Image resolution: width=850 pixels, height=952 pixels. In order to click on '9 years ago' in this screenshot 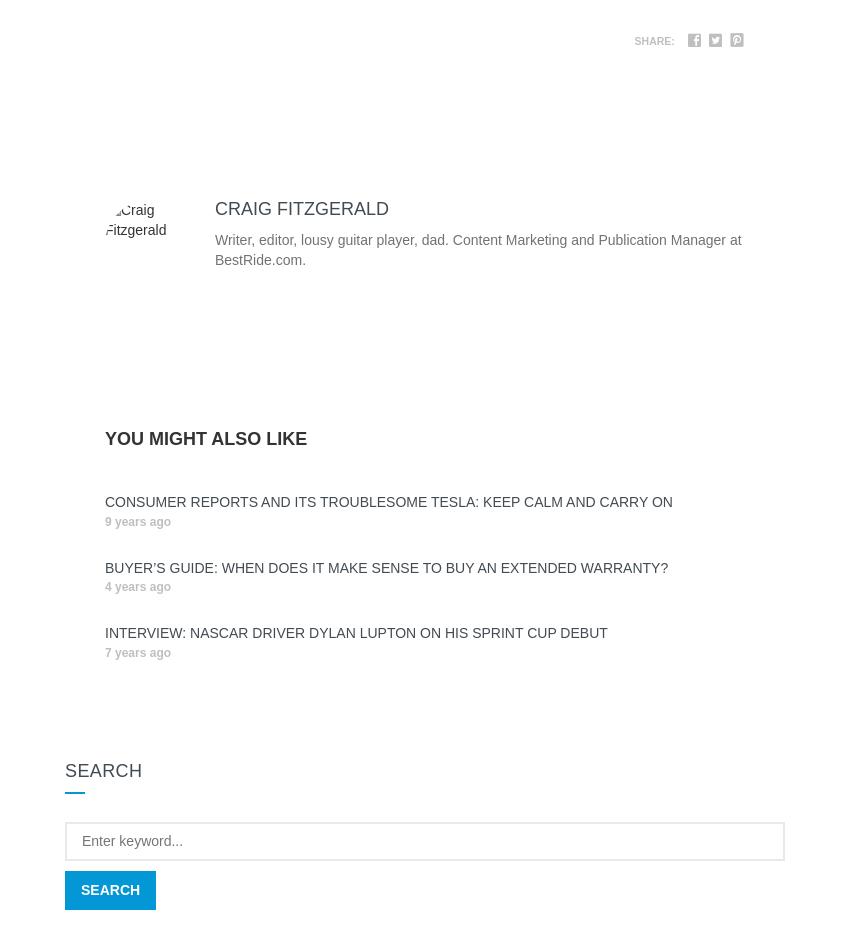, I will do `click(138, 521)`.